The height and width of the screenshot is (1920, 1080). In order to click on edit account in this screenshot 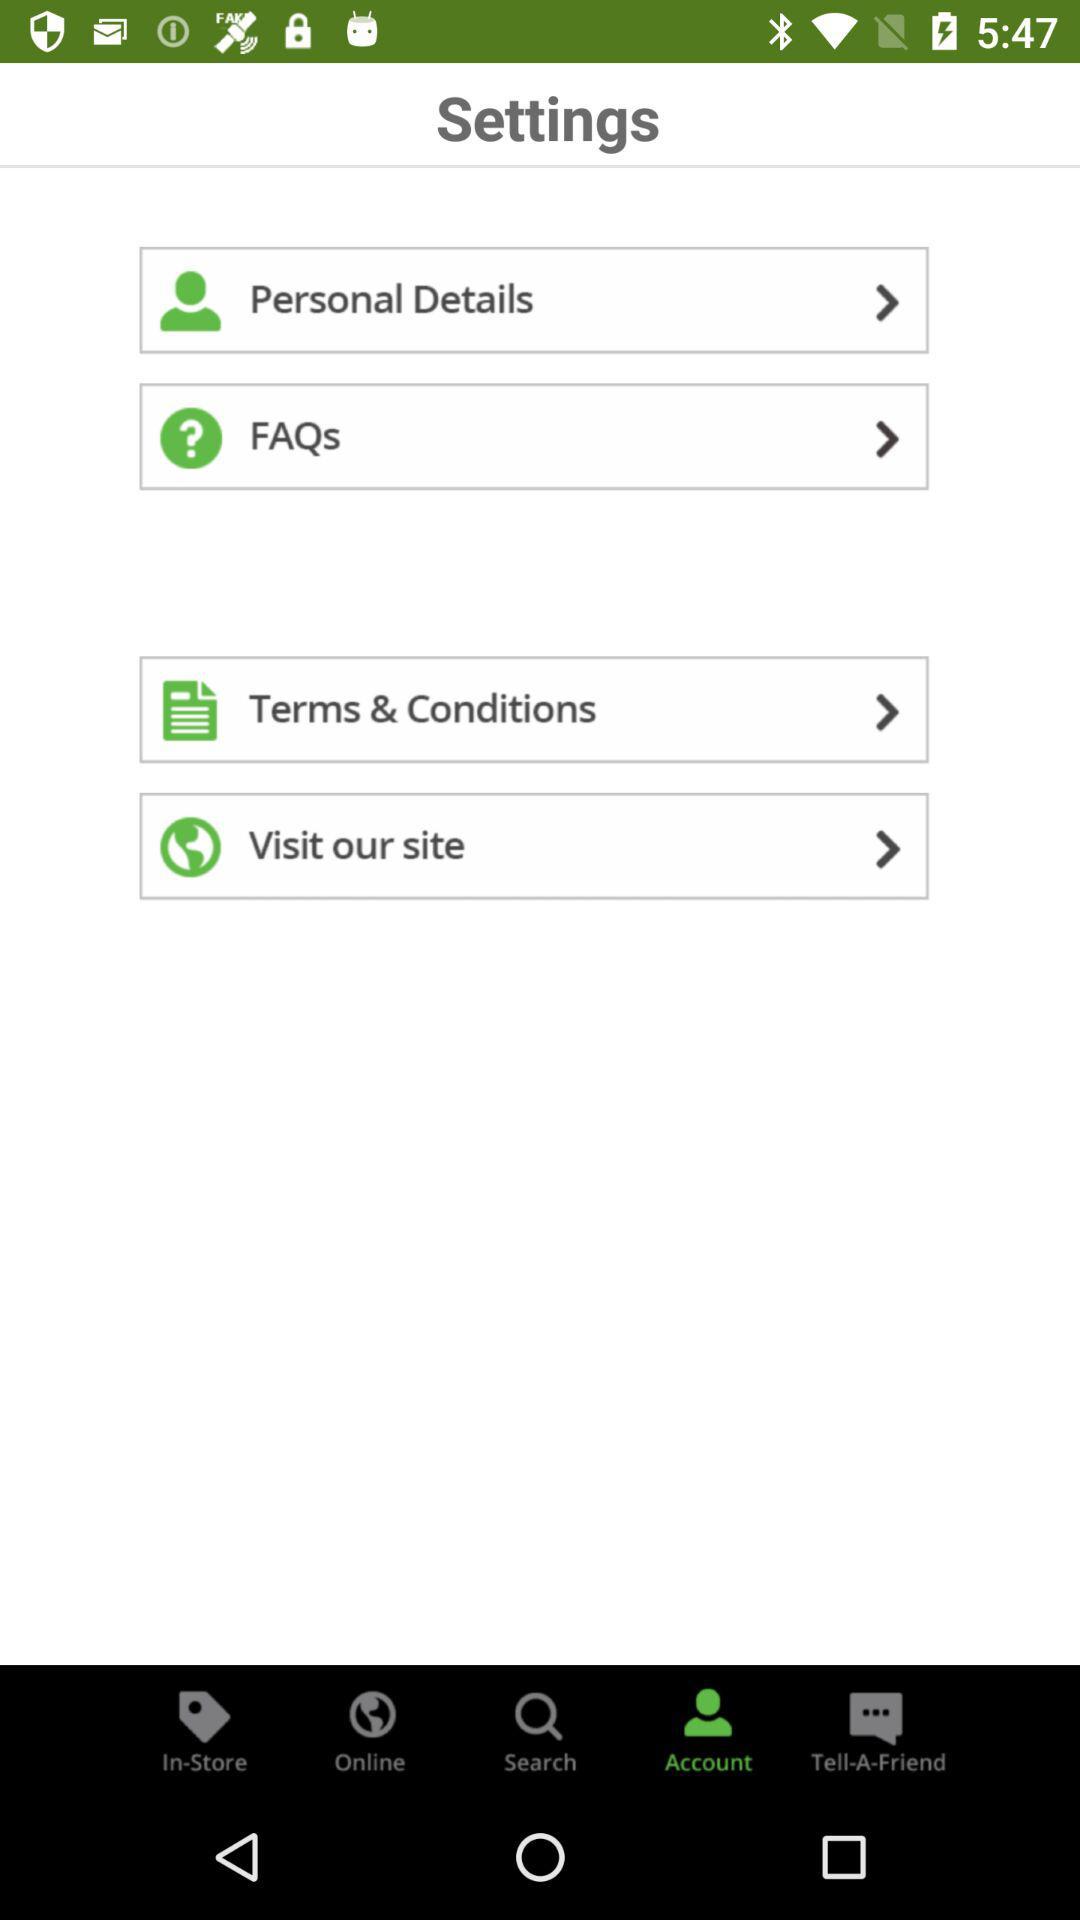, I will do `click(540, 303)`.